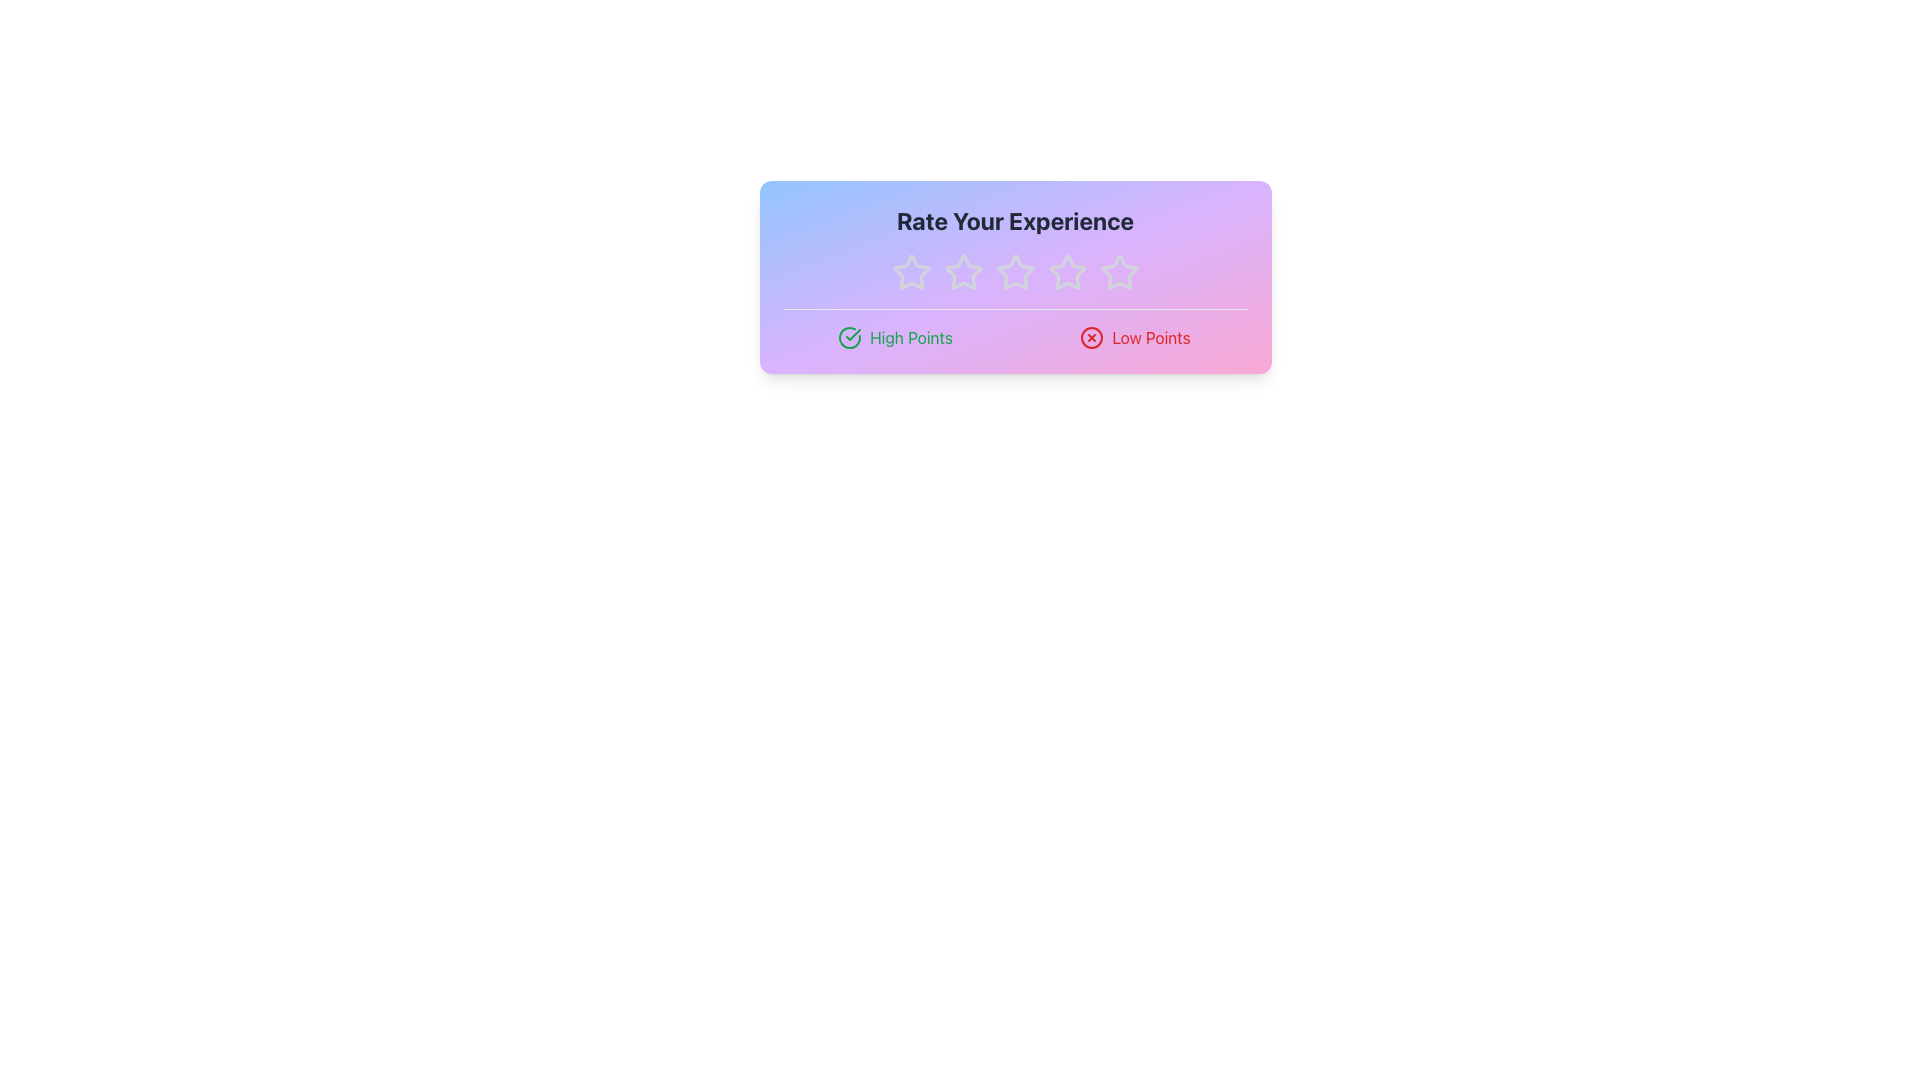 This screenshot has width=1920, height=1080. Describe the element at coordinates (910, 337) in the screenshot. I see `the text label displaying 'High Points', which is styled in green and positioned to the right of a green checkmark icon within the lower part of the card interface` at that location.